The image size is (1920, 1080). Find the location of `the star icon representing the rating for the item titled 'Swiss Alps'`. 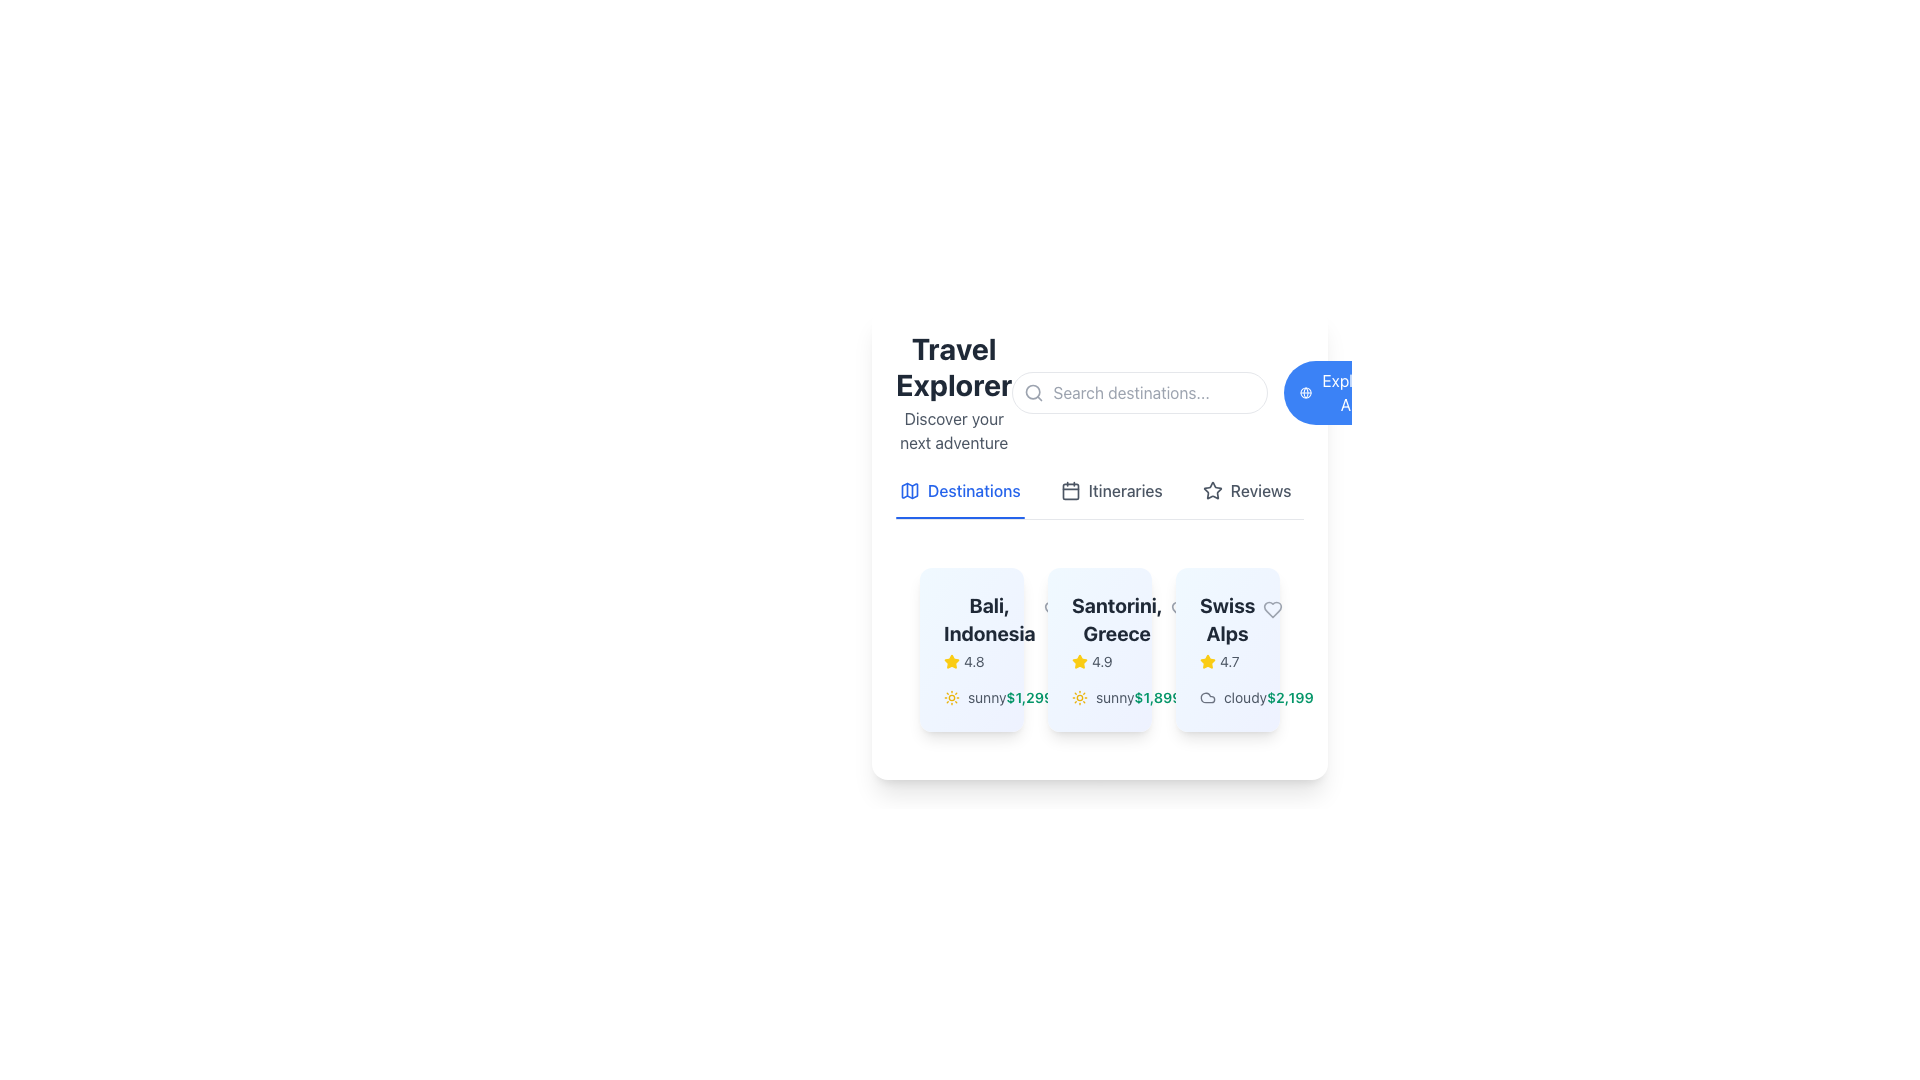

the star icon representing the rating for the item titled 'Swiss Alps' is located at coordinates (1211, 490).